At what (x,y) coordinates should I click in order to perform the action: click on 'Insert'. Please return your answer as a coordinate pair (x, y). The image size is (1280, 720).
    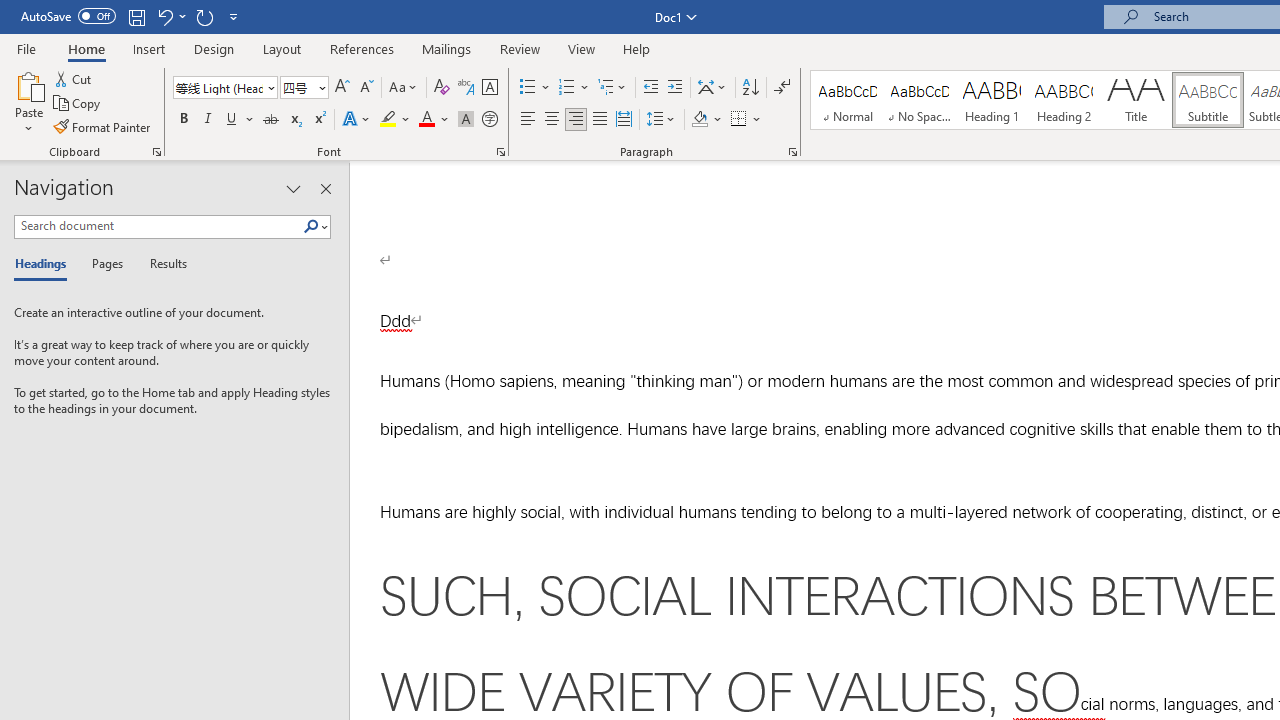
    Looking at the image, I should click on (148, 48).